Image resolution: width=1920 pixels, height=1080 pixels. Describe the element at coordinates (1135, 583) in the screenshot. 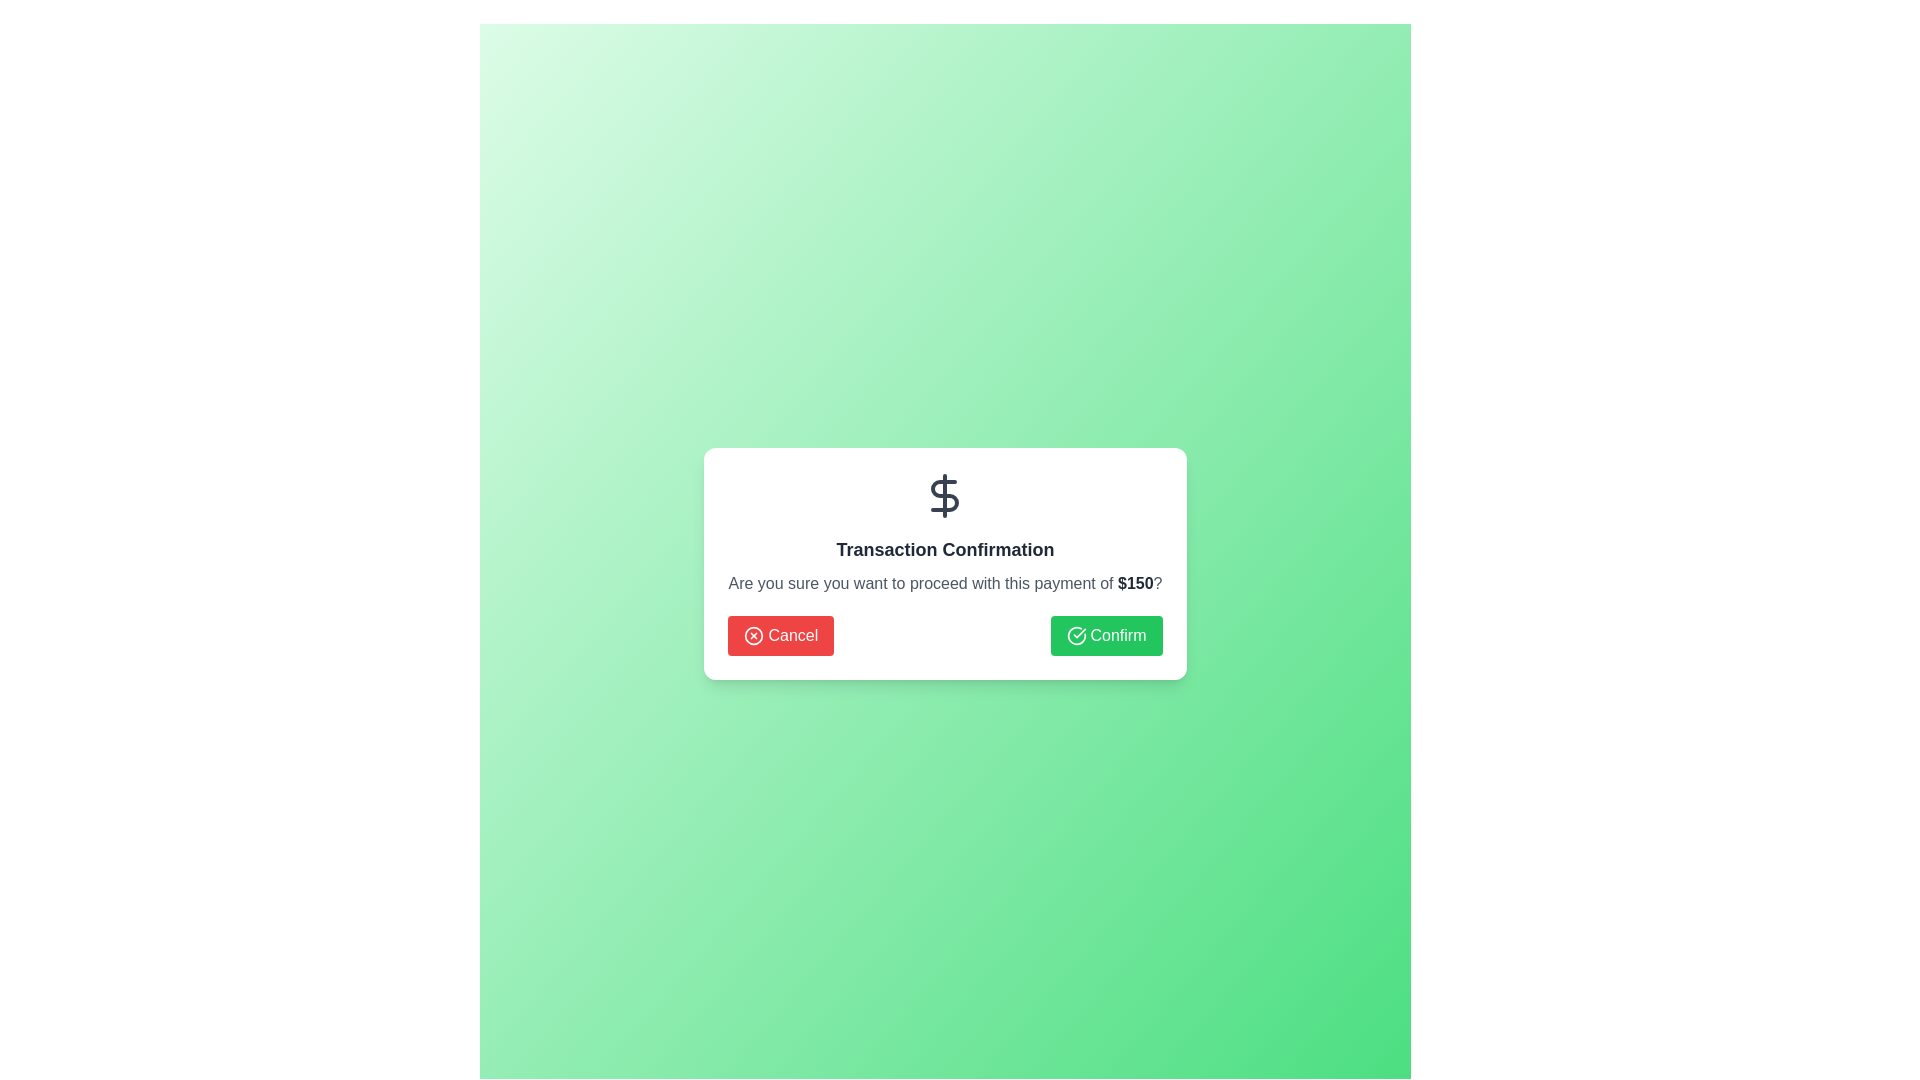

I see `amount displayed in the confirmation dialog text label showing '$150'` at that location.